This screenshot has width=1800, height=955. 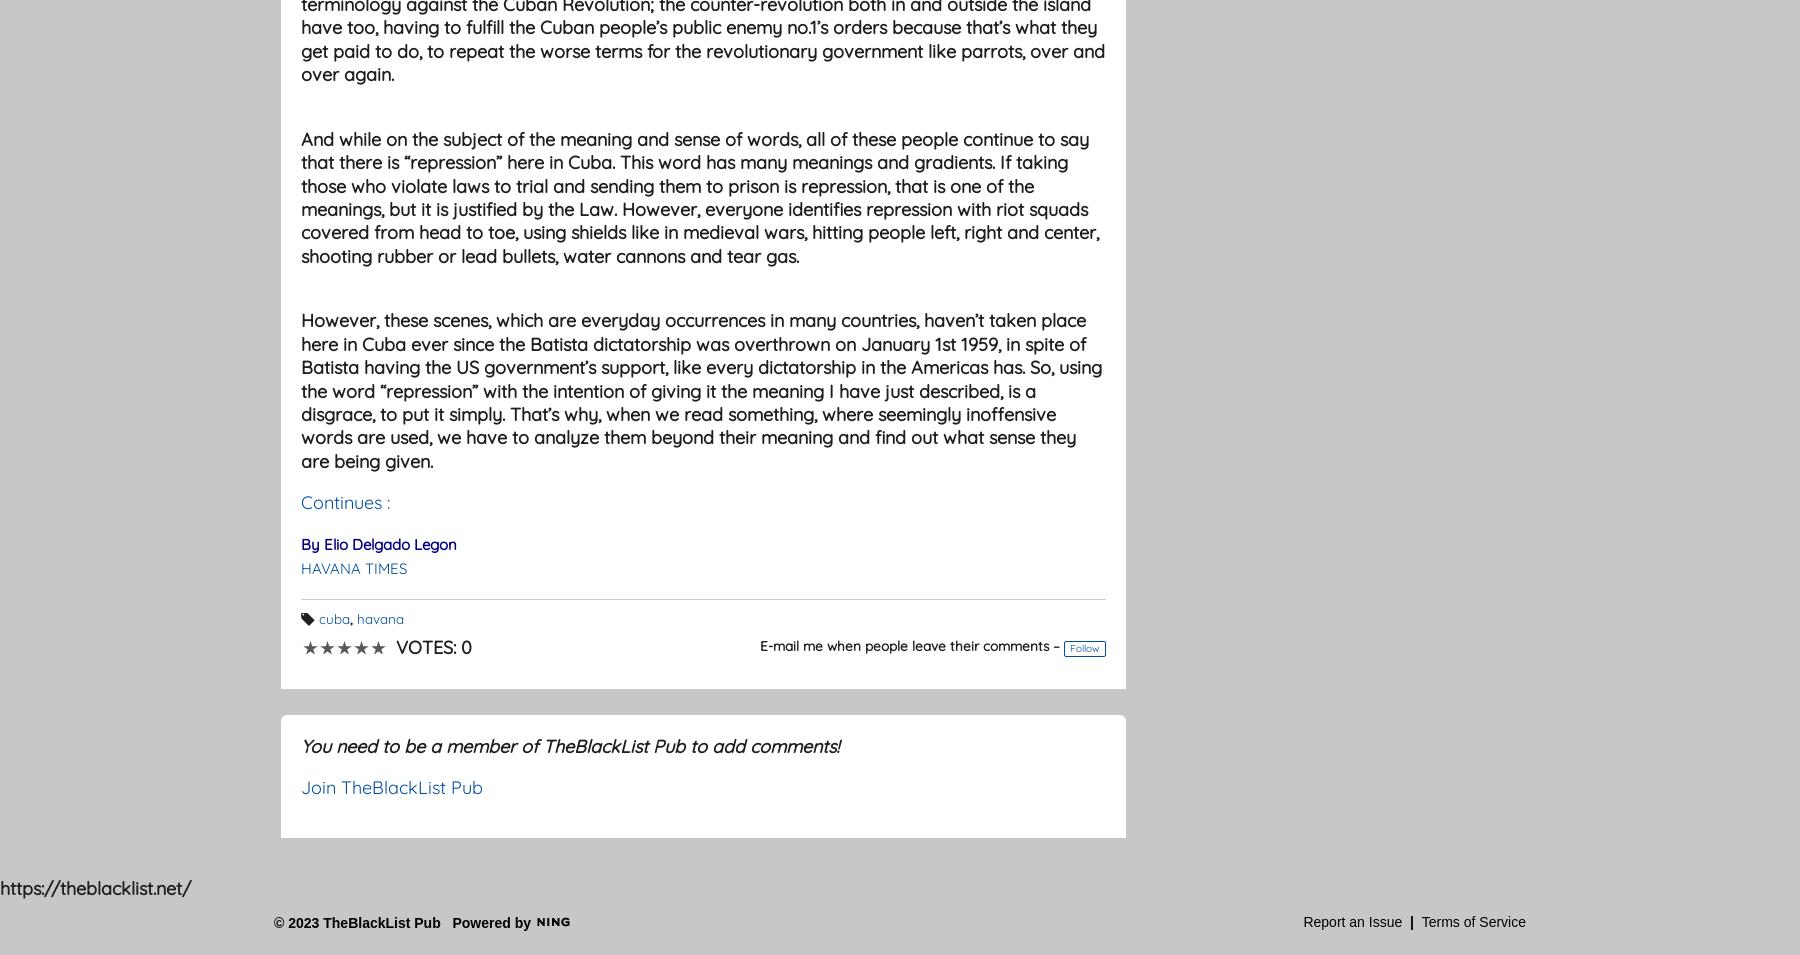 What do you see at coordinates (433, 645) in the screenshot?
I see `'Votes: 0'` at bounding box center [433, 645].